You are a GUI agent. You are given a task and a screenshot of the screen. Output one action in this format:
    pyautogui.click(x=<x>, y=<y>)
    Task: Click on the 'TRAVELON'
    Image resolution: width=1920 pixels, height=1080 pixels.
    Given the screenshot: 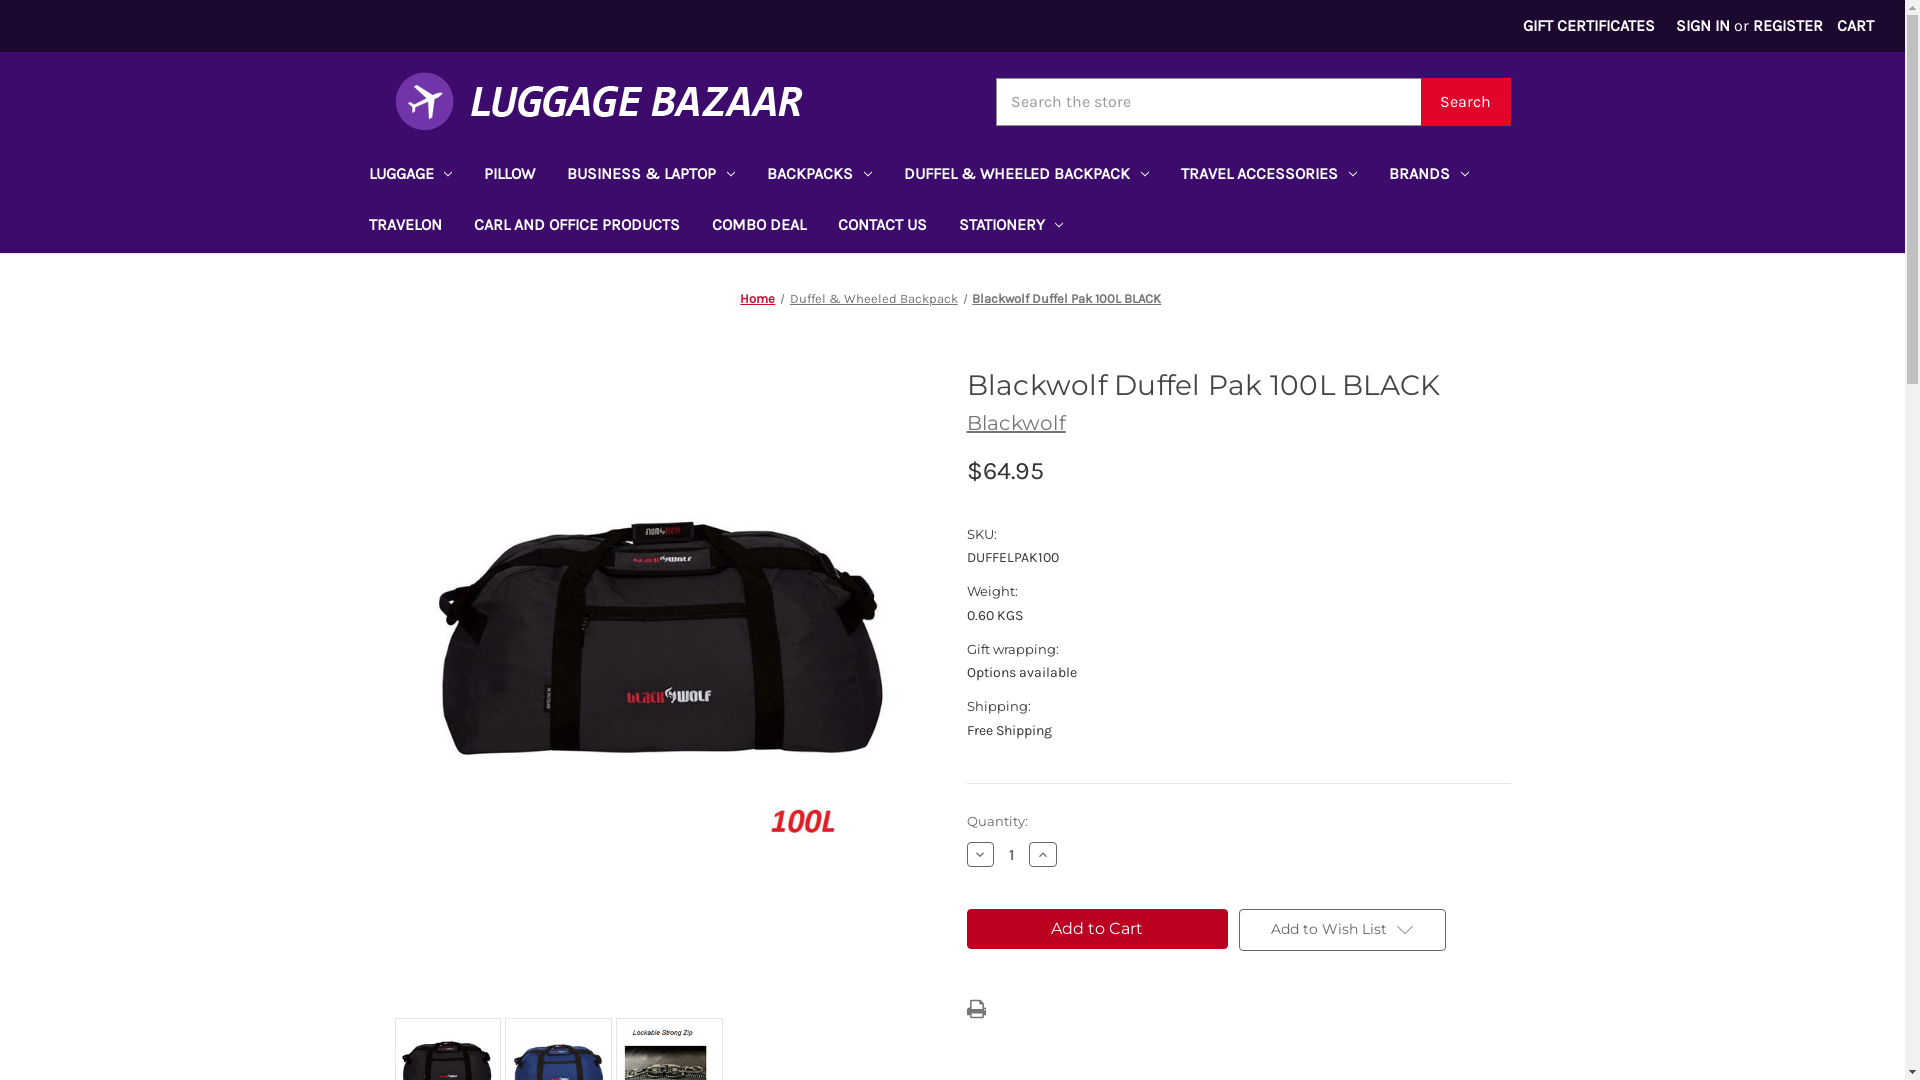 What is the action you would take?
    pyautogui.click(x=403, y=226)
    